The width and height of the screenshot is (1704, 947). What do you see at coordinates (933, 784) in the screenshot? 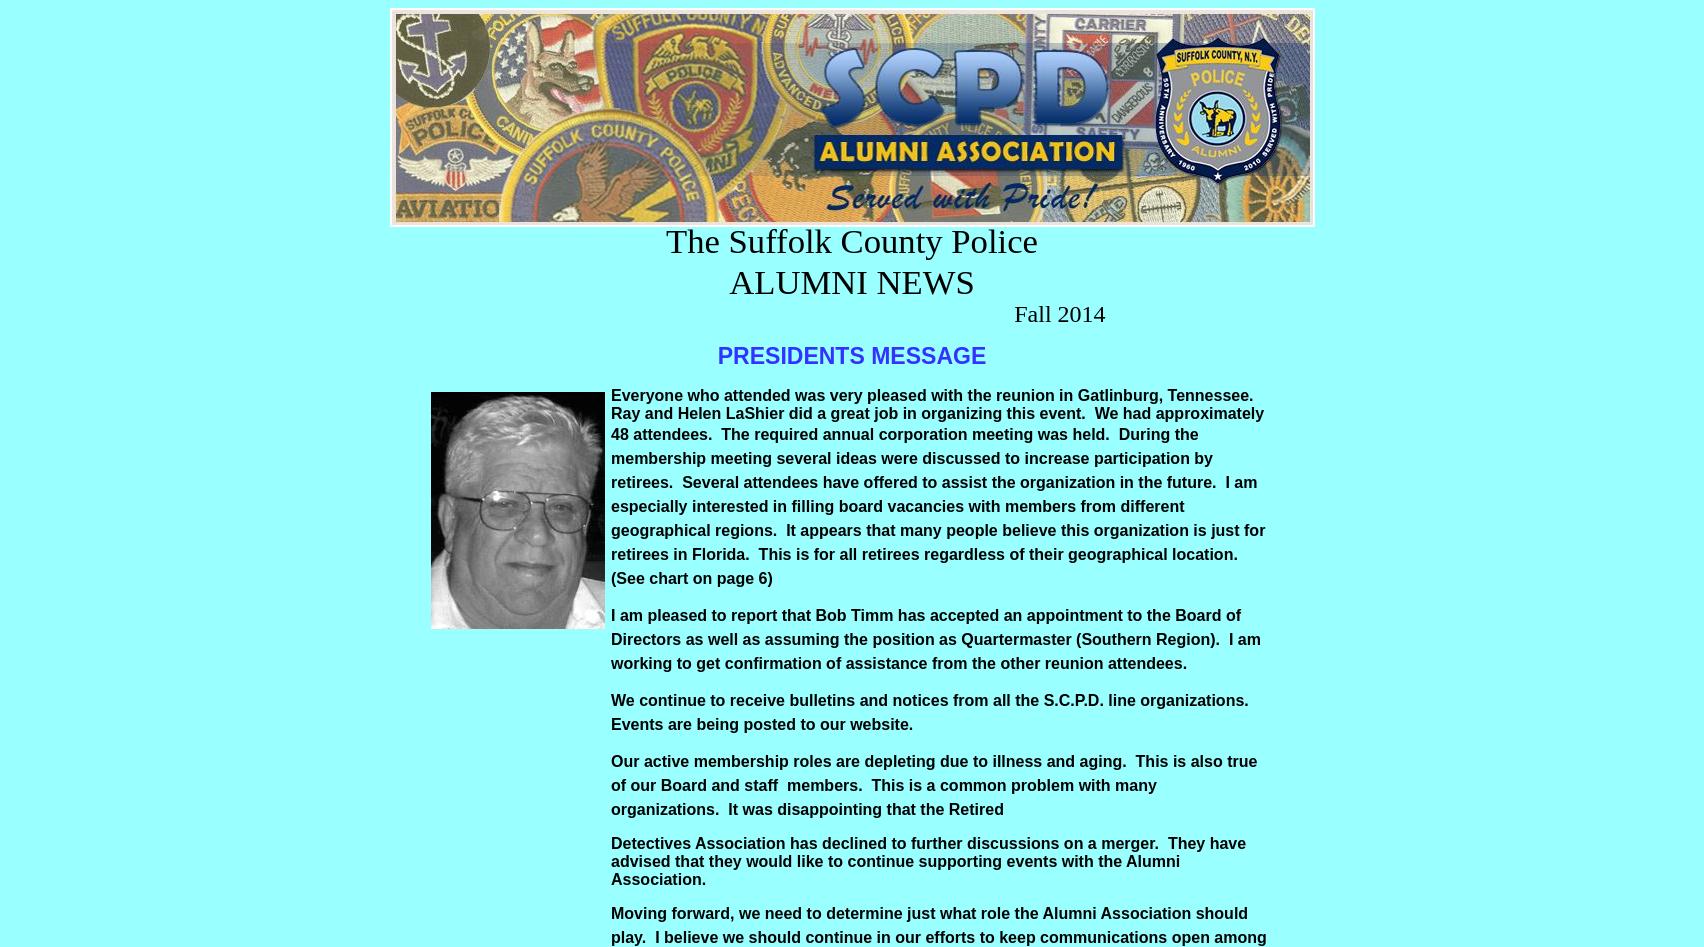
I see `'Our
active membership roles are depleting due to illness and aging. 
This is also true of our Board and staff  members.  This is a
common problem with many organizations.  It was disappointing that
the Retired'` at bounding box center [933, 784].